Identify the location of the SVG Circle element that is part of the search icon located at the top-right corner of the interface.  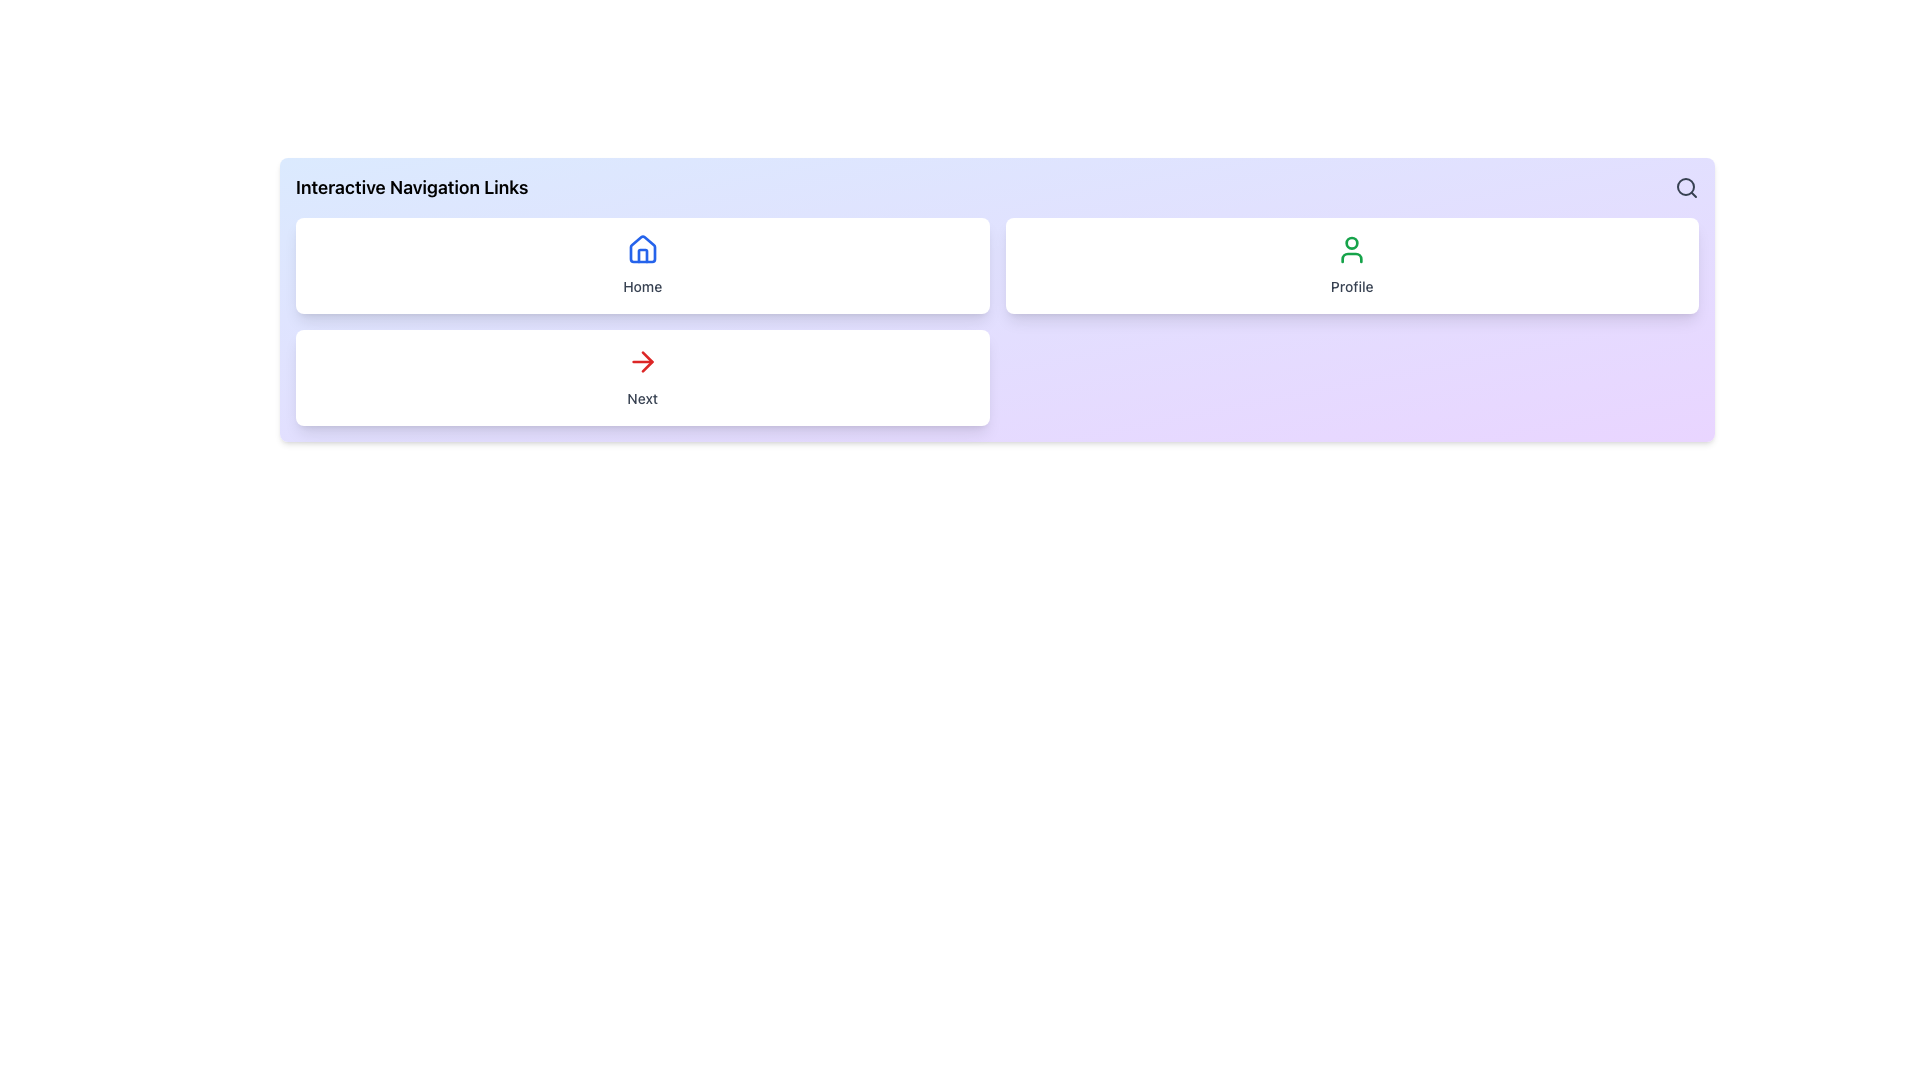
(1684, 186).